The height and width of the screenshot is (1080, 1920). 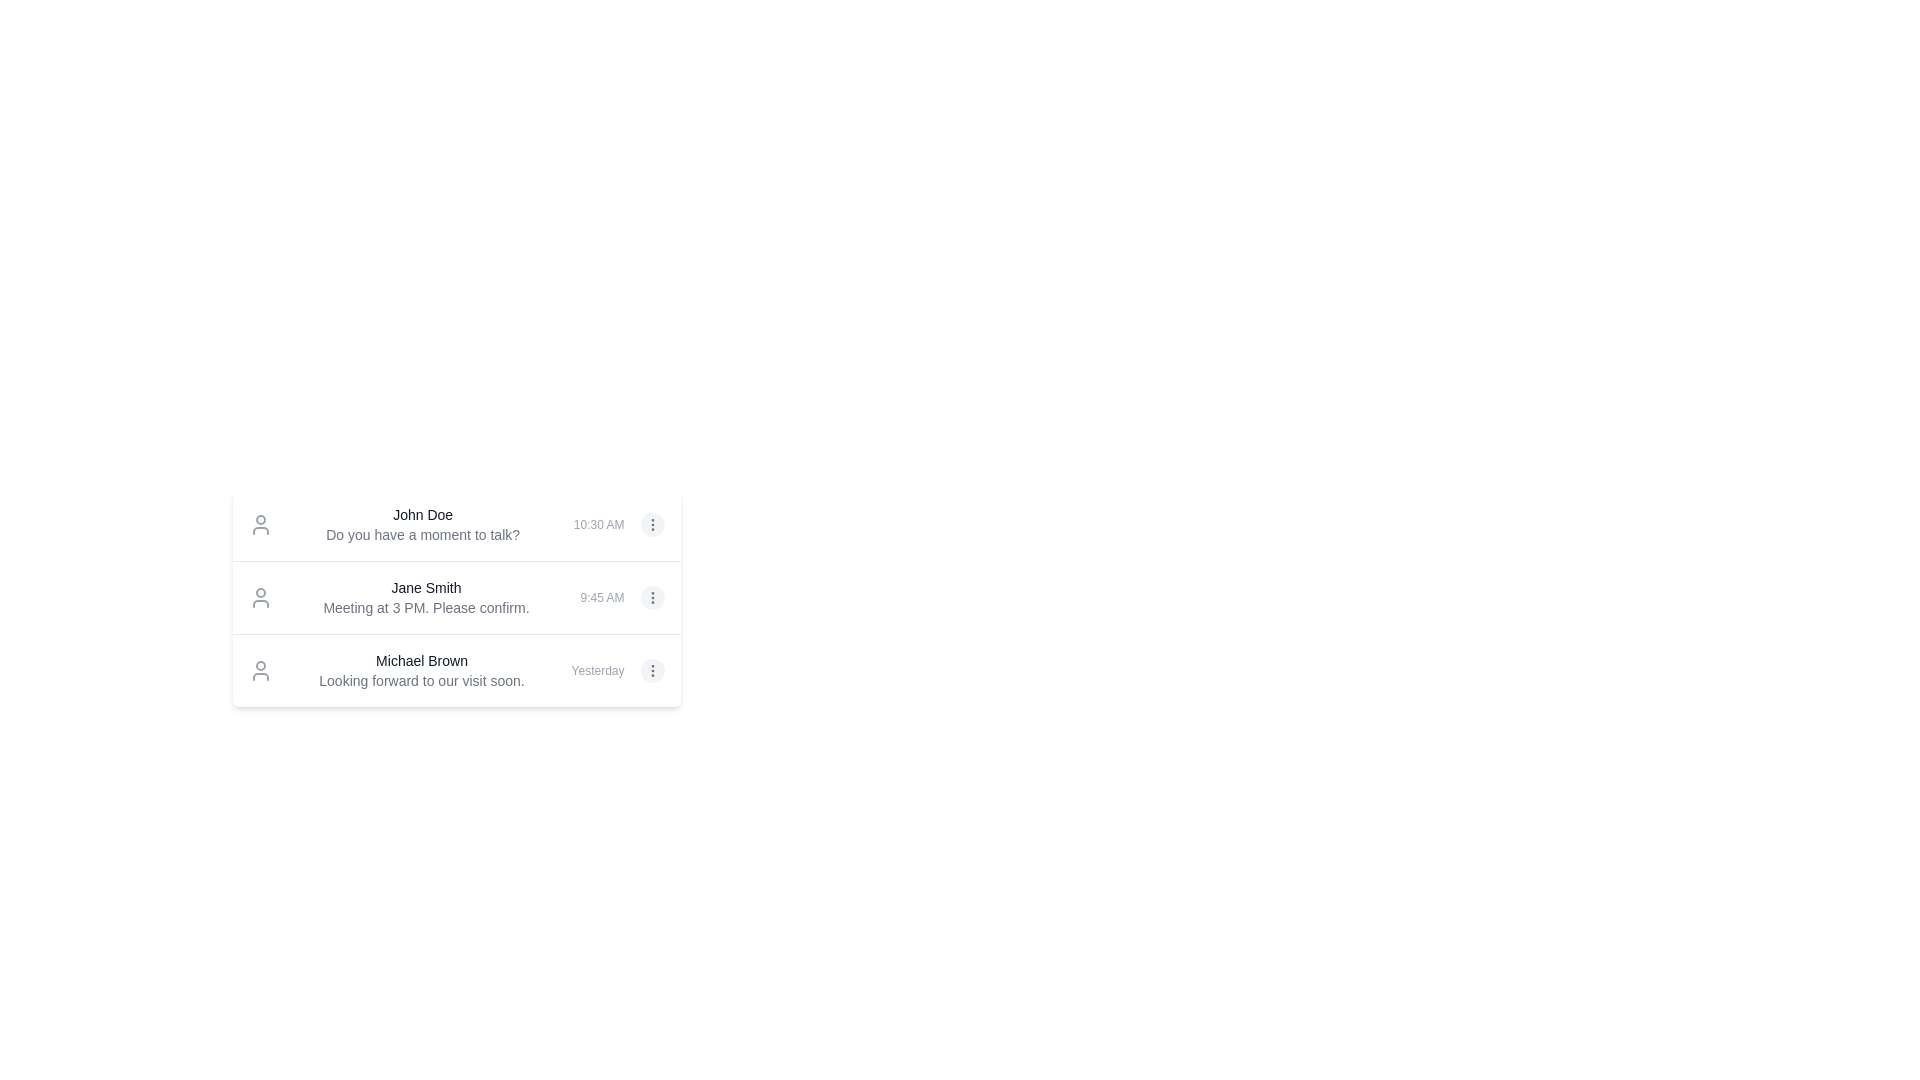 I want to click on to select the second message in the list, which displays the sender's name, a short message preview, and the time received, so click(x=455, y=596).